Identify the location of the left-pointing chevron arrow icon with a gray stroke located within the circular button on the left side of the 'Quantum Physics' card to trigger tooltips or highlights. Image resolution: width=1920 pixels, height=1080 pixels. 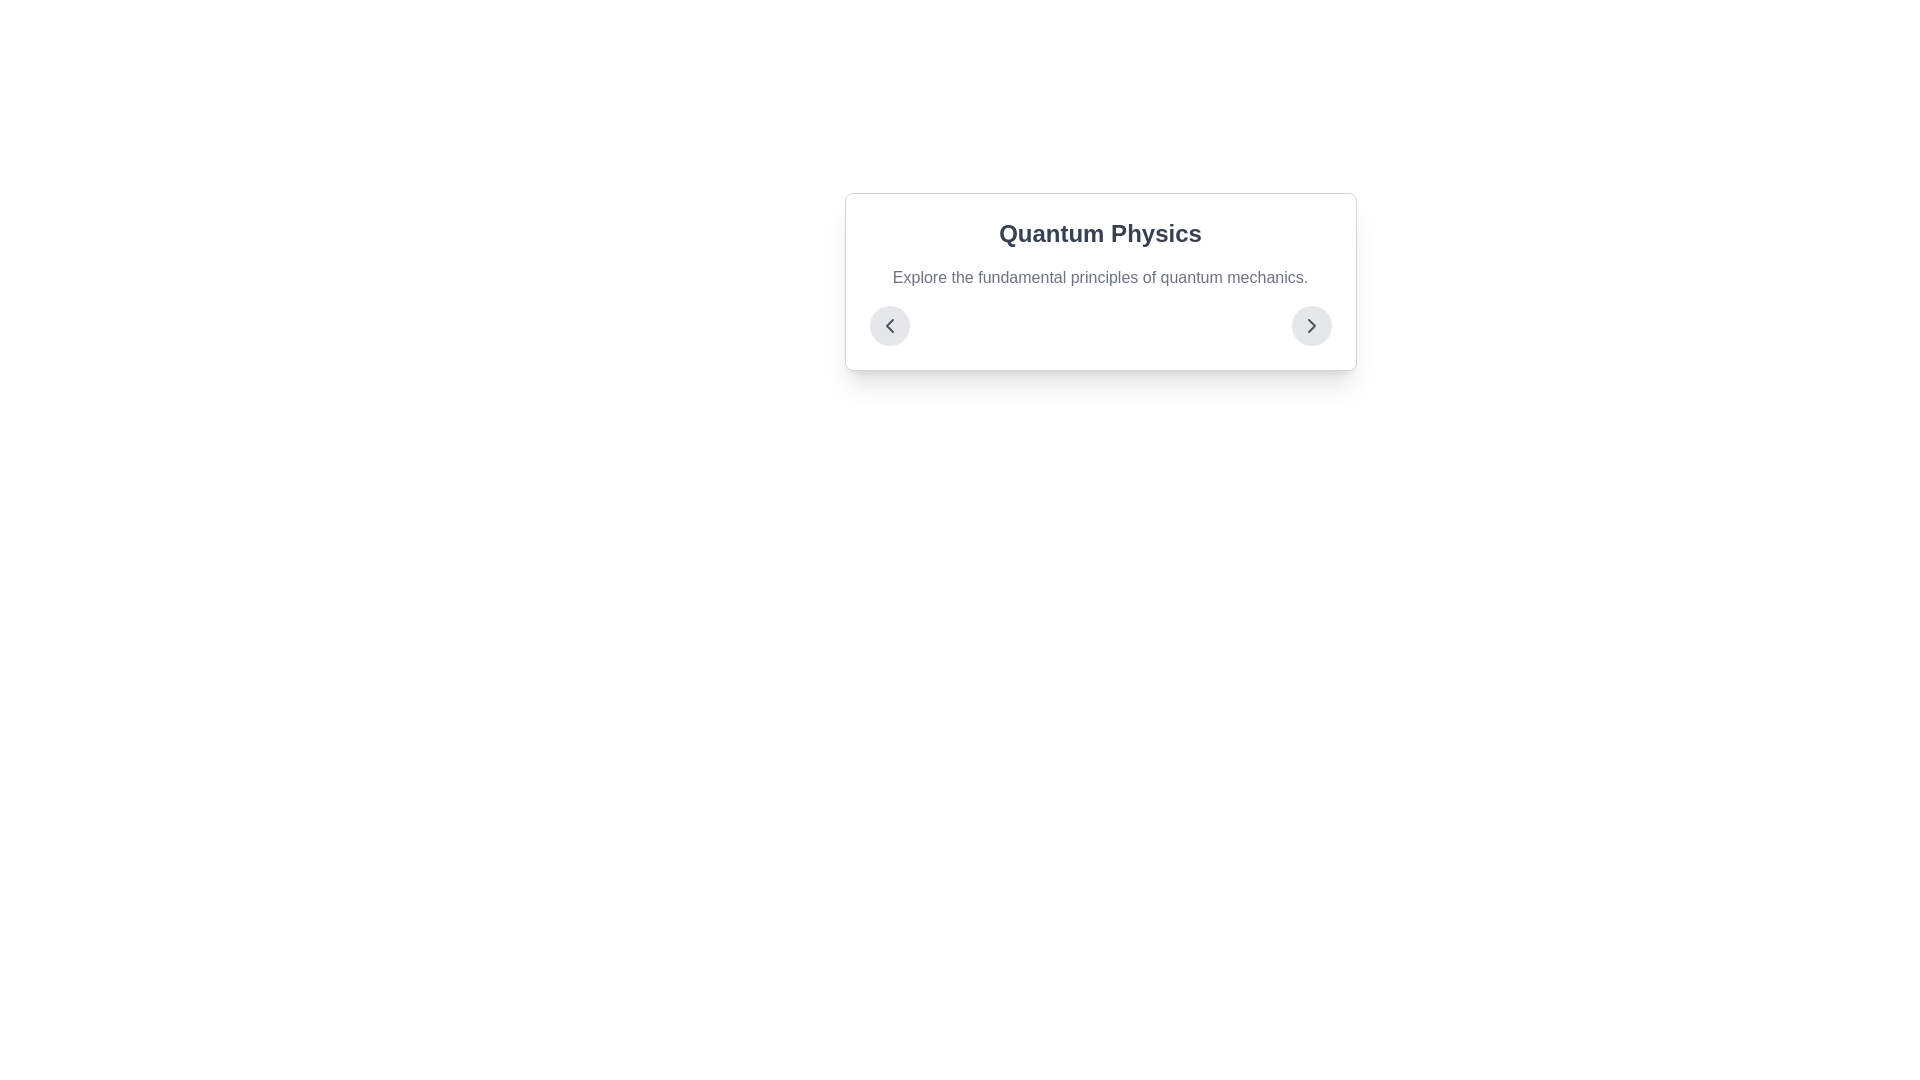
(888, 325).